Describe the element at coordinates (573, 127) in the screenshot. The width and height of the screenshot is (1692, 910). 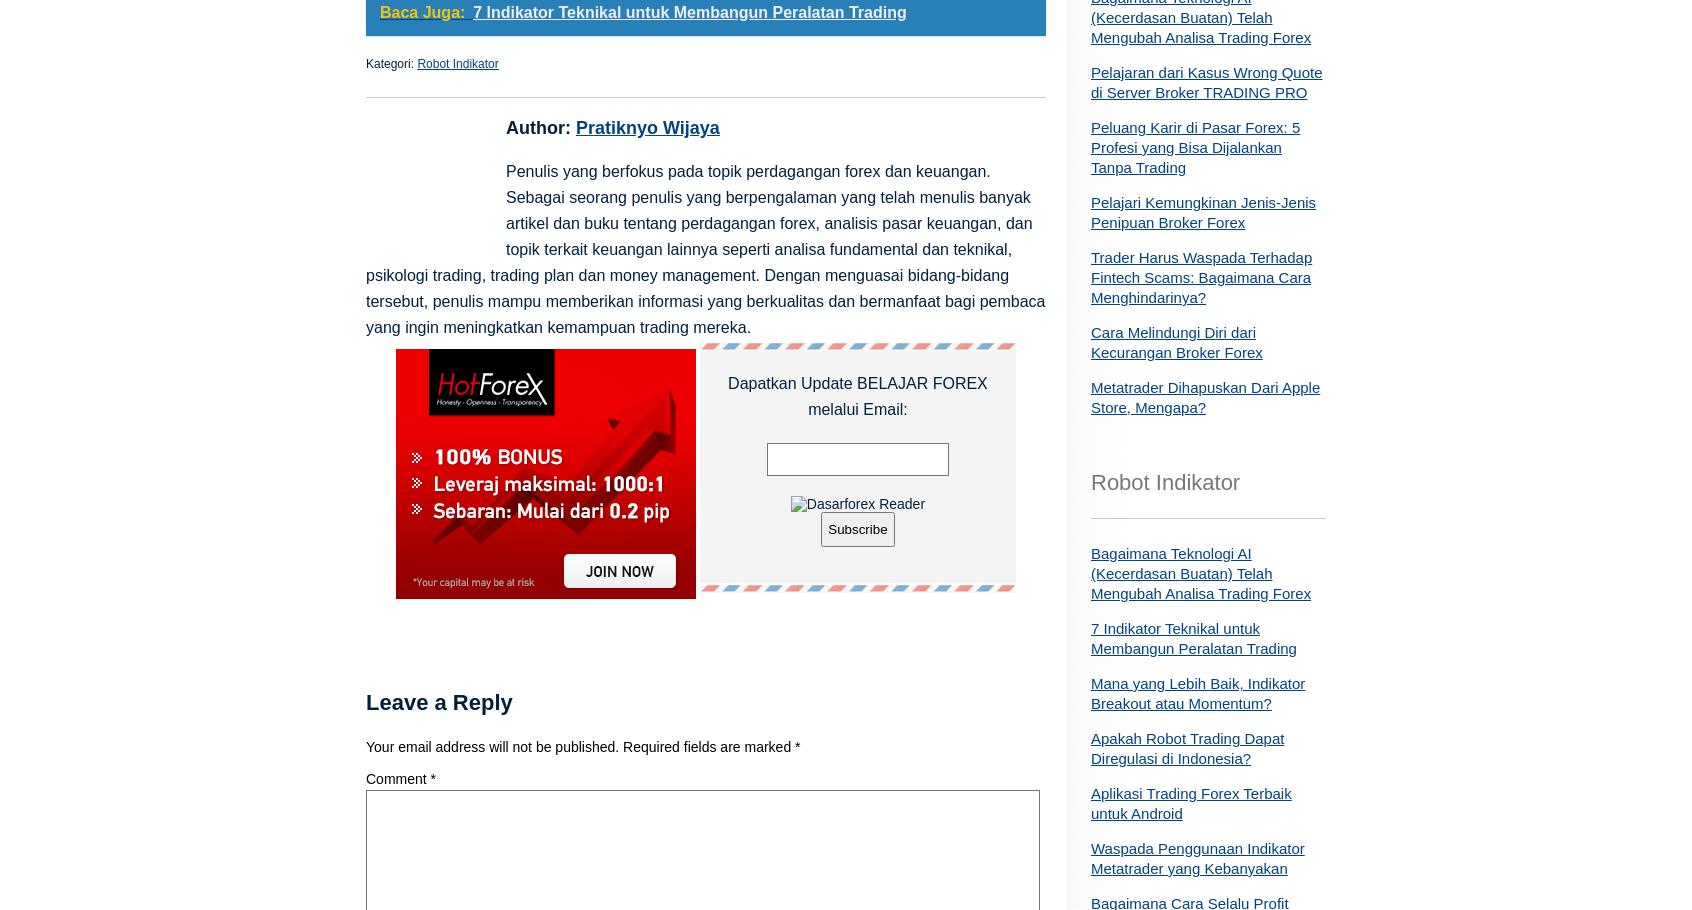
I see `'Pratiknyo Wijaya'` at that location.